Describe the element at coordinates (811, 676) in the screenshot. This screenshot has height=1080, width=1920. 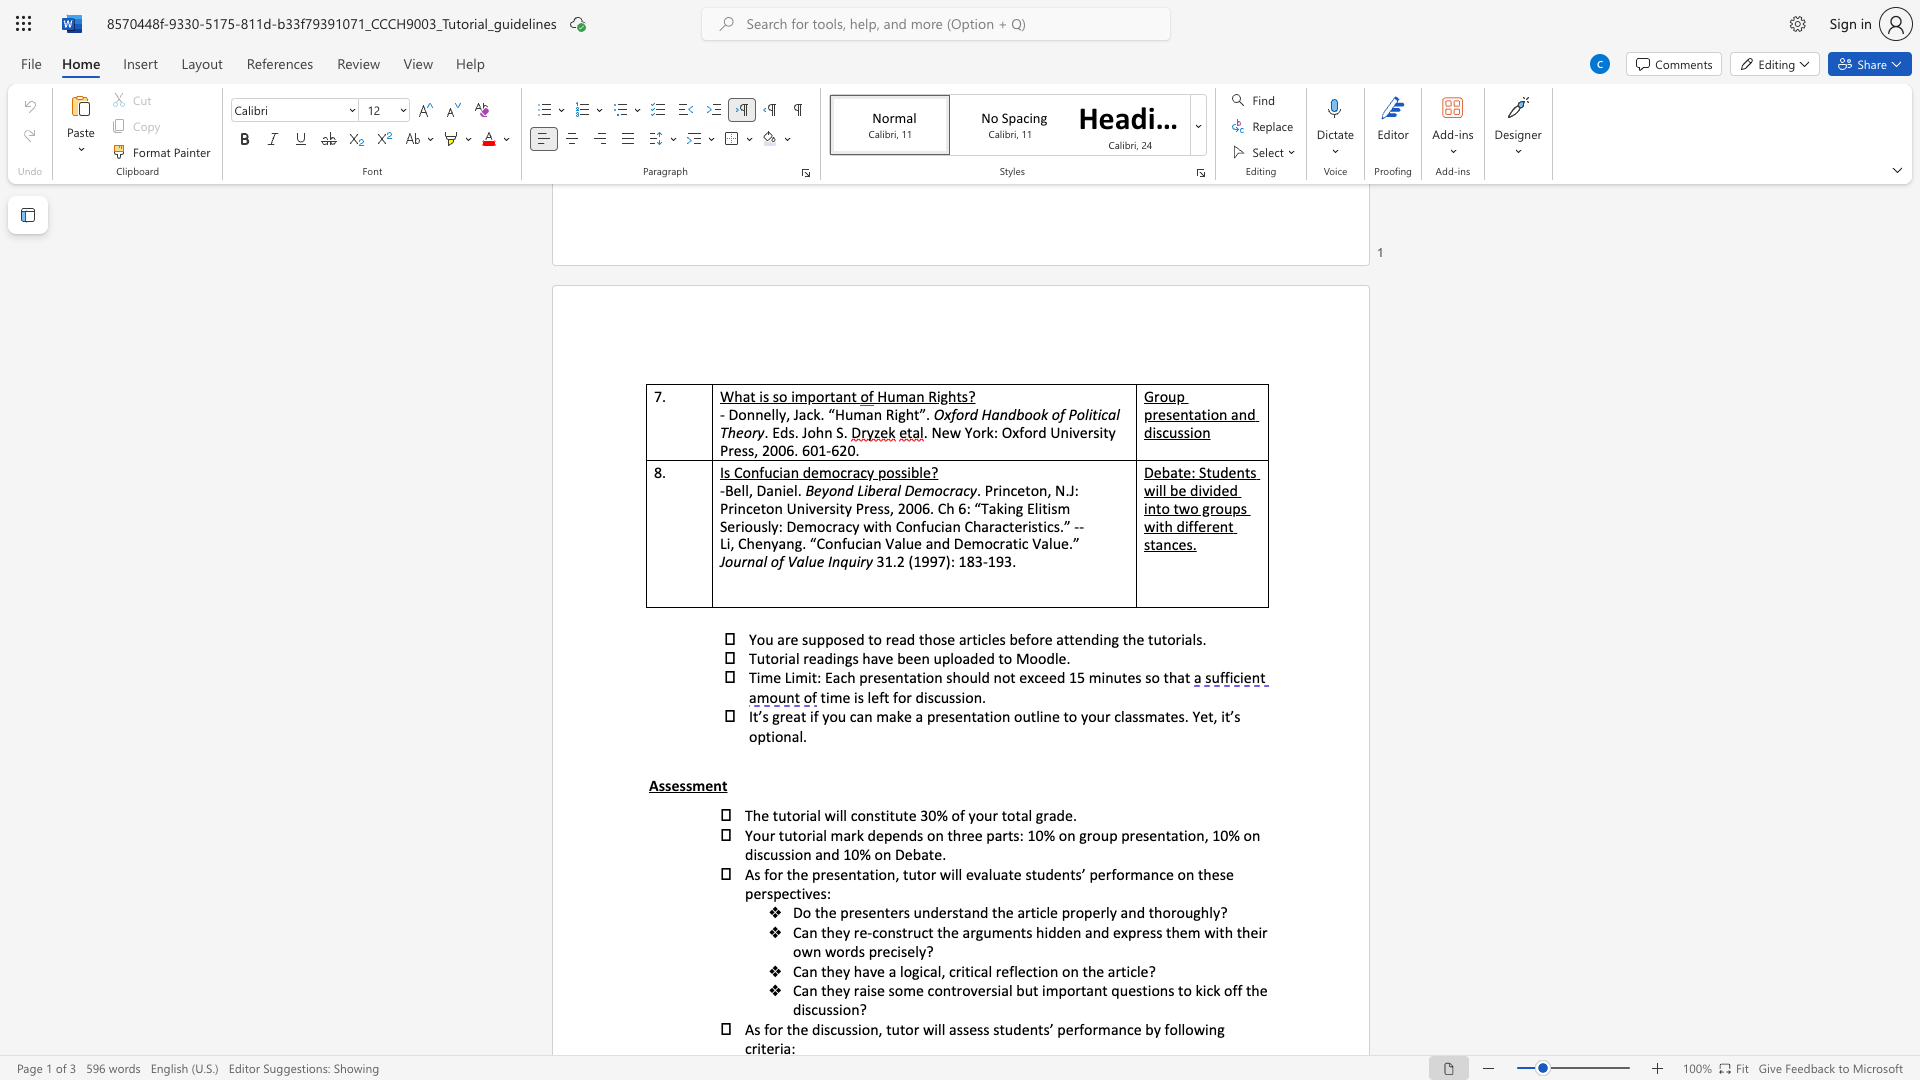
I see `the subset text "t: Each presentation should not exceed 15 m" within the text "Time Limit: Each presentation should not exceed 15 minutes so that"` at that location.